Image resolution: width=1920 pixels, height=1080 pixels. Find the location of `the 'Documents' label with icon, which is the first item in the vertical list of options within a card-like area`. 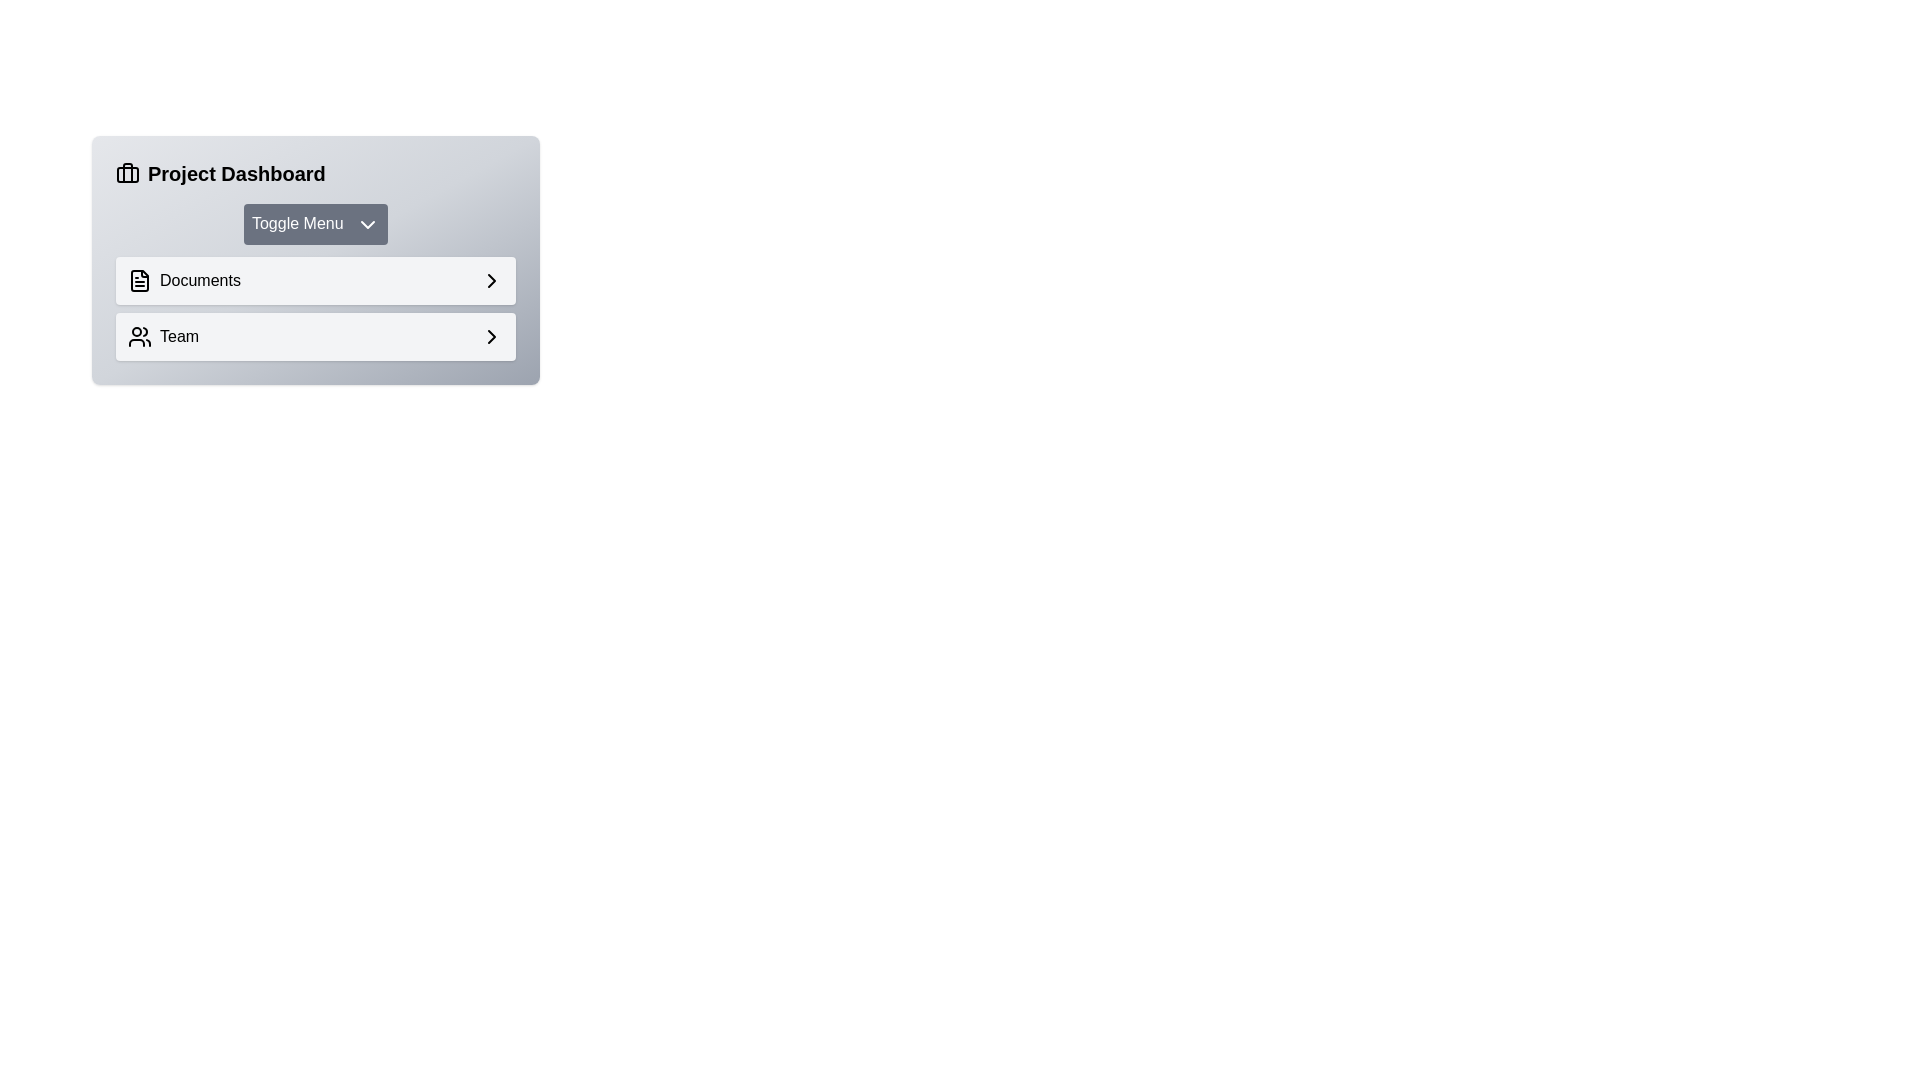

the 'Documents' label with icon, which is the first item in the vertical list of options within a card-like area is located at coordinates (184, 280).